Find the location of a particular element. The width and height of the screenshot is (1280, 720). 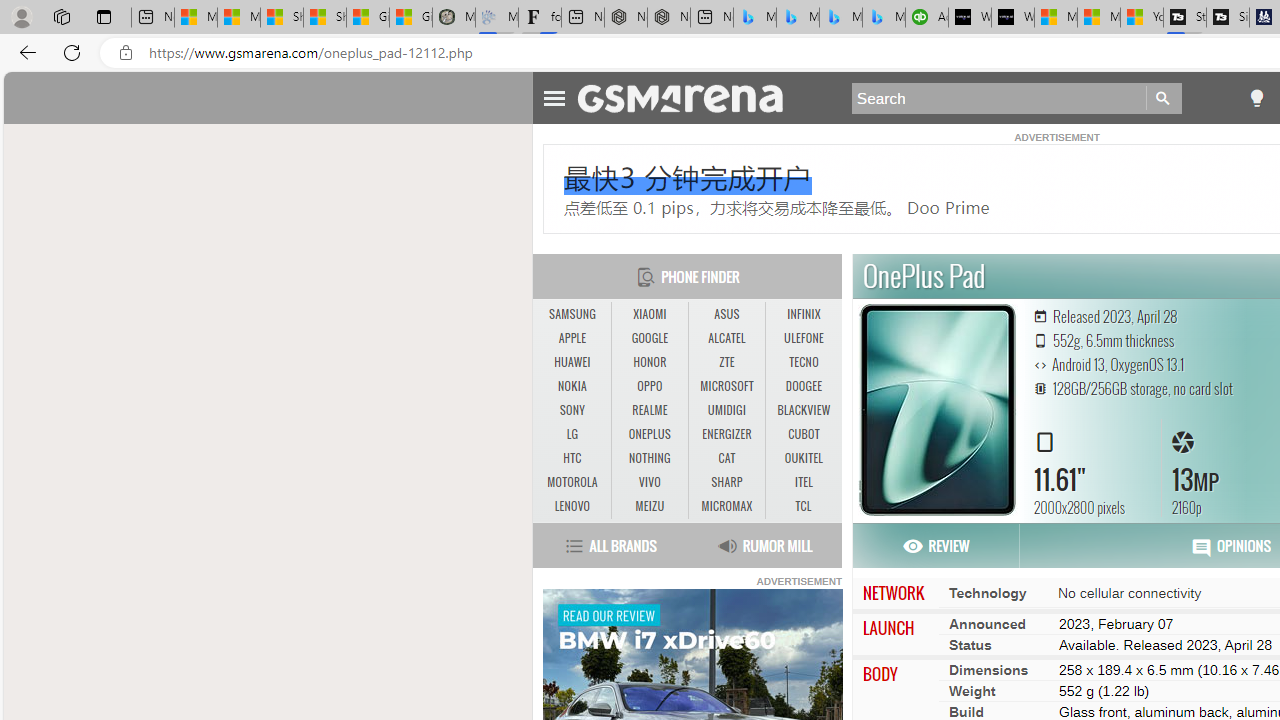

'HTC' is located at coordinates (571, 458).